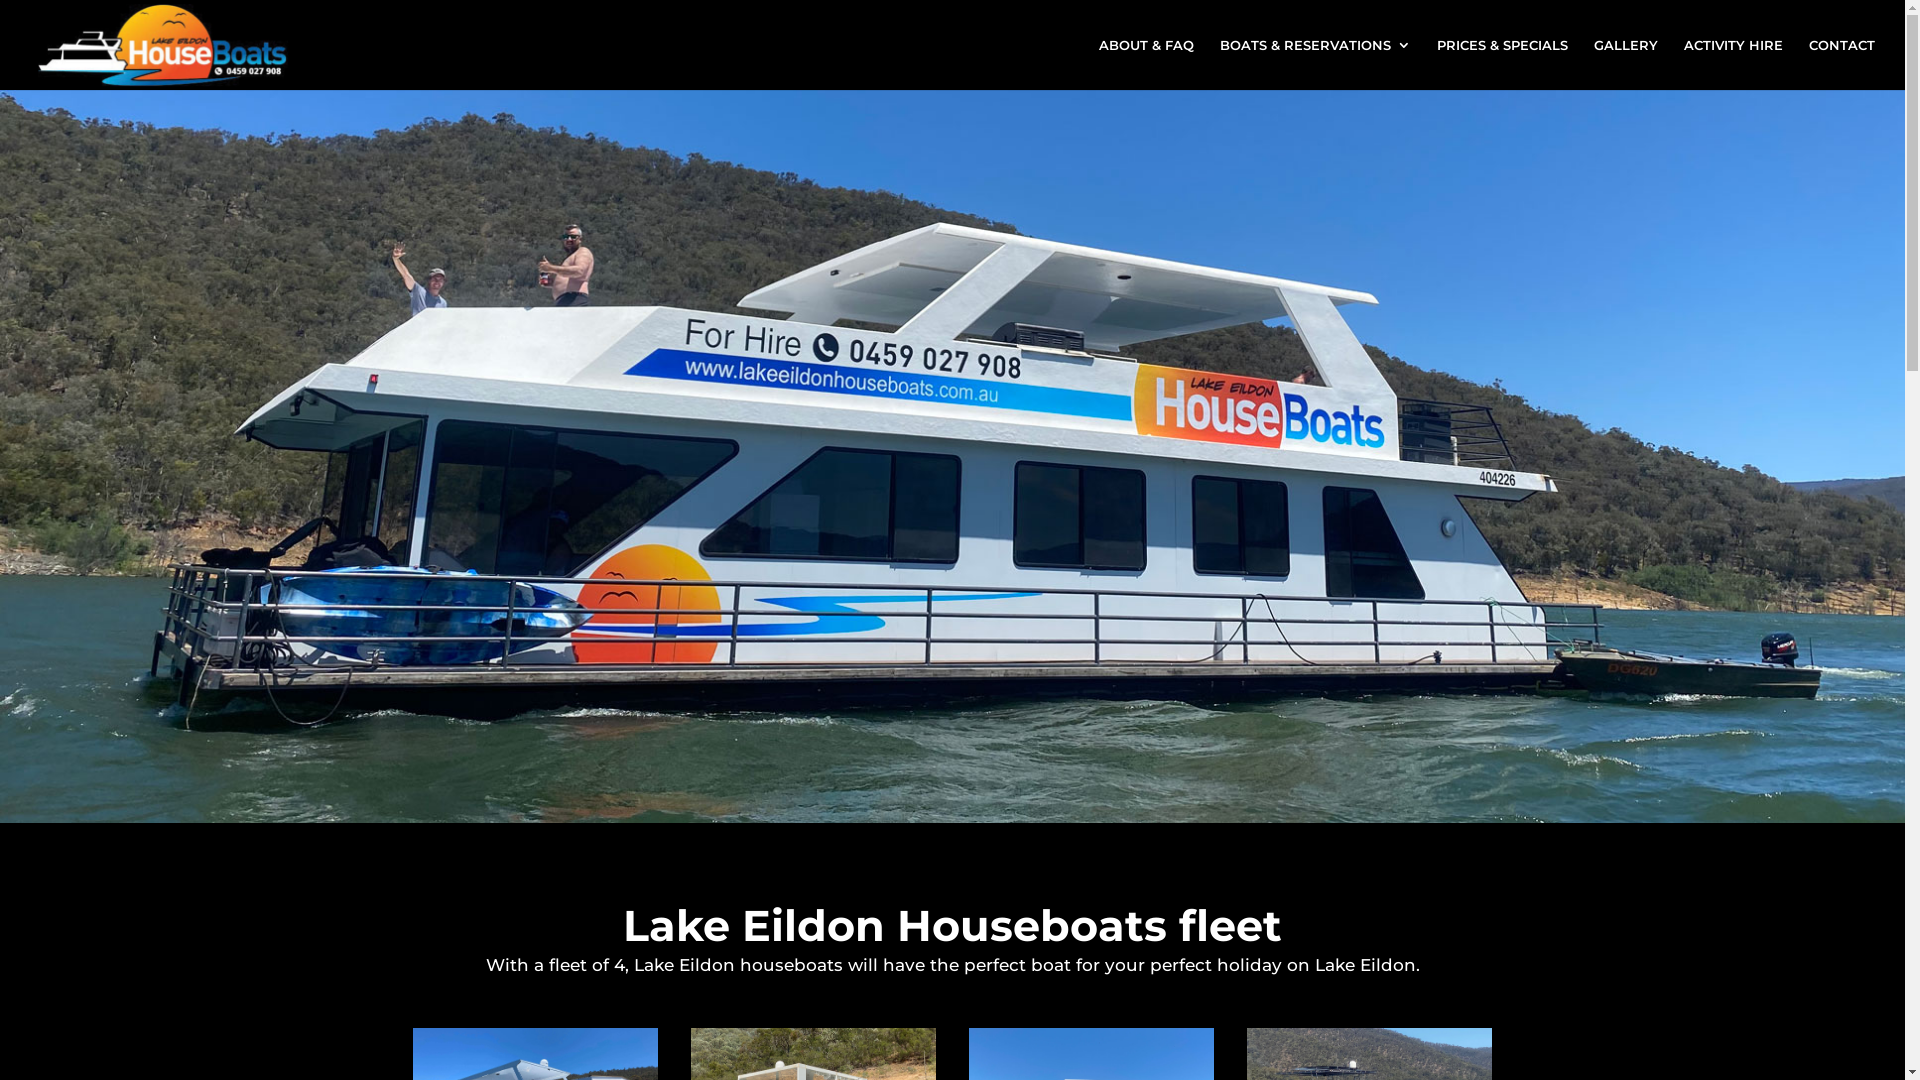 The width and height of the screenshot is (1920, 1080). Describe the element at coordinates (1592, 63) in the screenshot. I see `'GALLERY'` at that location.